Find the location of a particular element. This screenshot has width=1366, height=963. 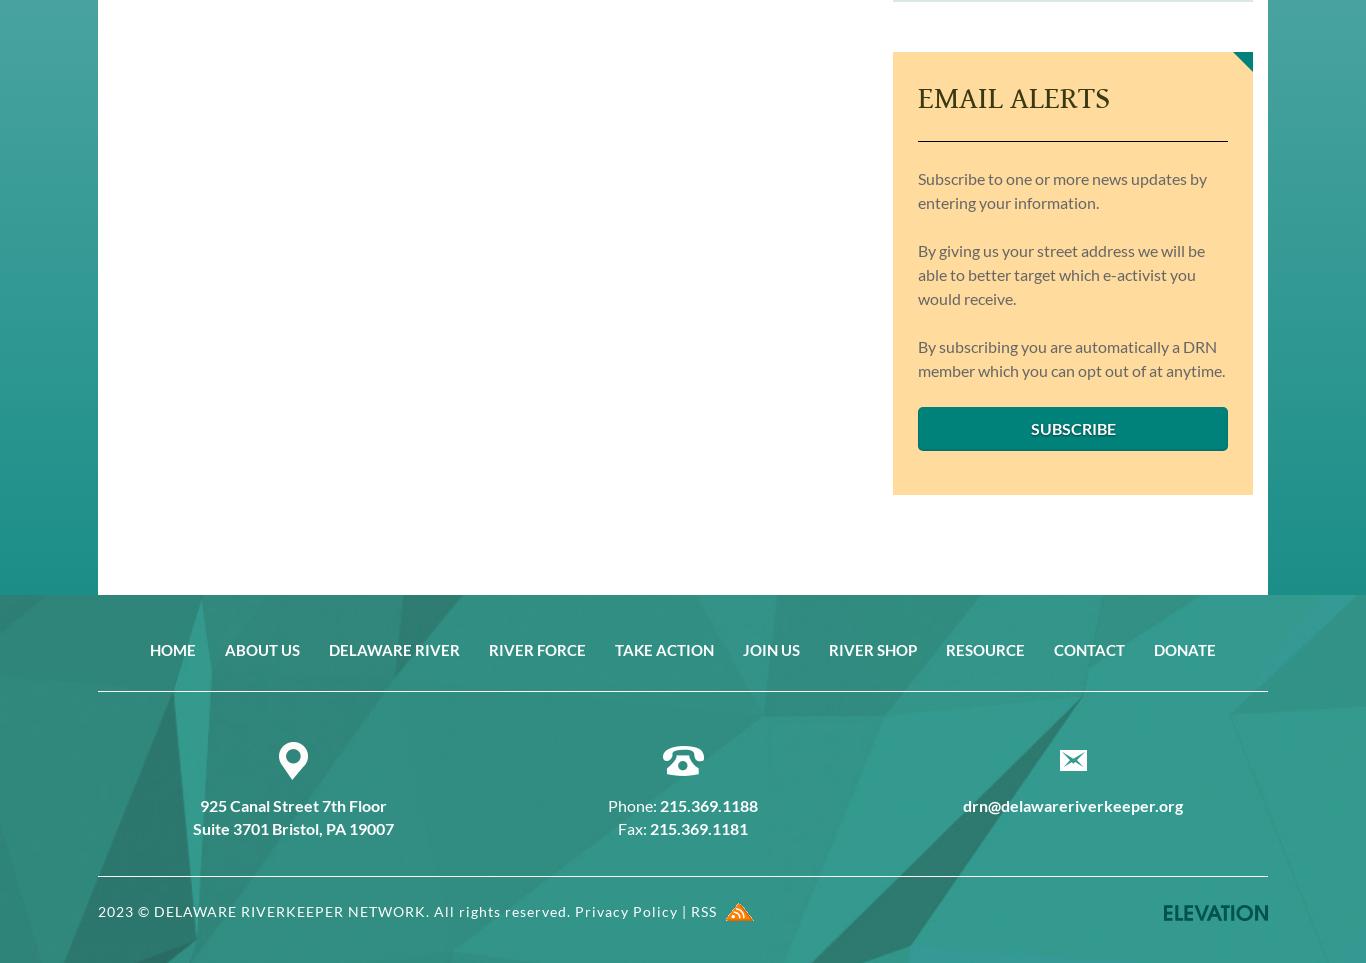

'River Shop' is located at coordinates (828, 647).